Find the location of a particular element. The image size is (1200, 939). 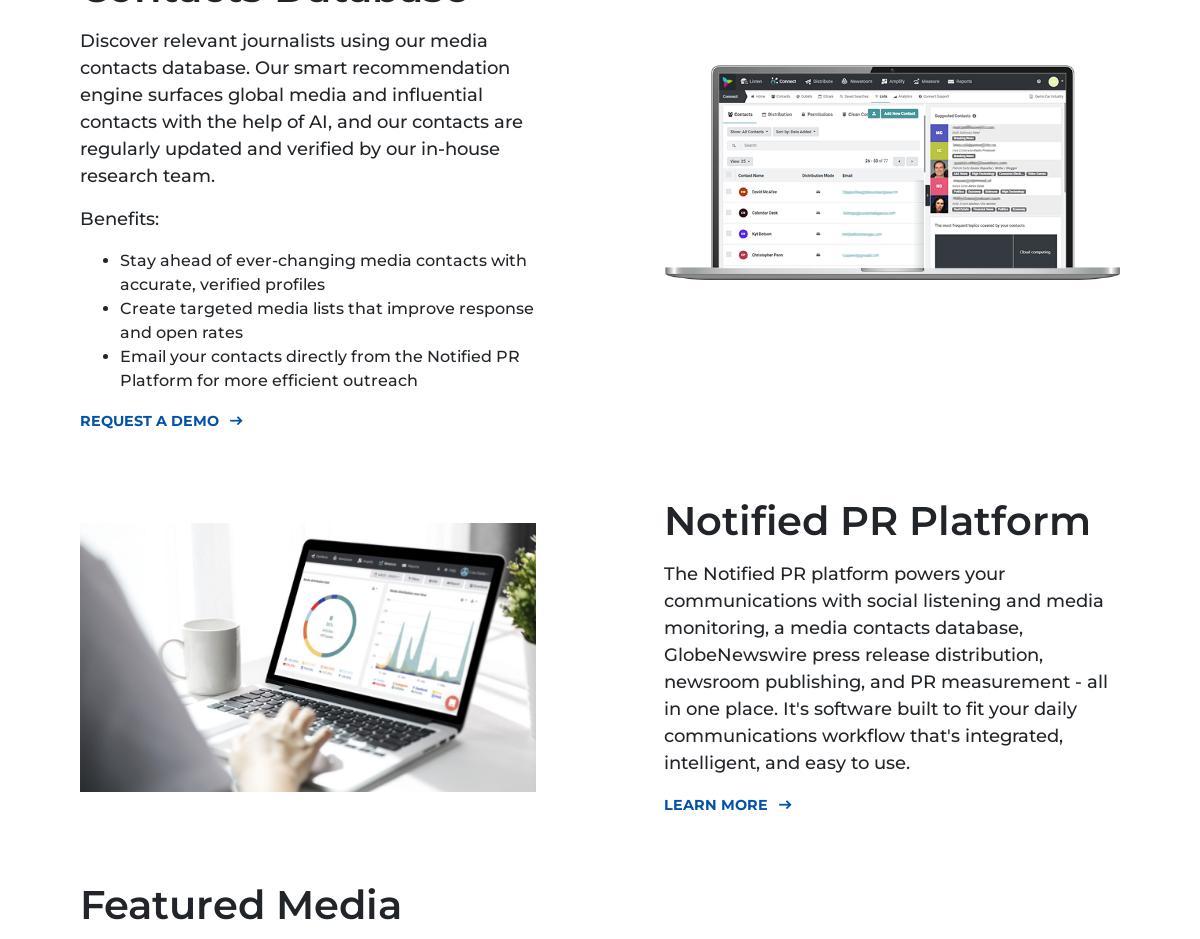

'Discover relevant journalists using our media contacts database. Our smart recommendation engine surfaces global media and influential contacts with the help of AI, and our contacts are regularly updated and verified by our in-house research team.' is located at coordinates (301, 108).